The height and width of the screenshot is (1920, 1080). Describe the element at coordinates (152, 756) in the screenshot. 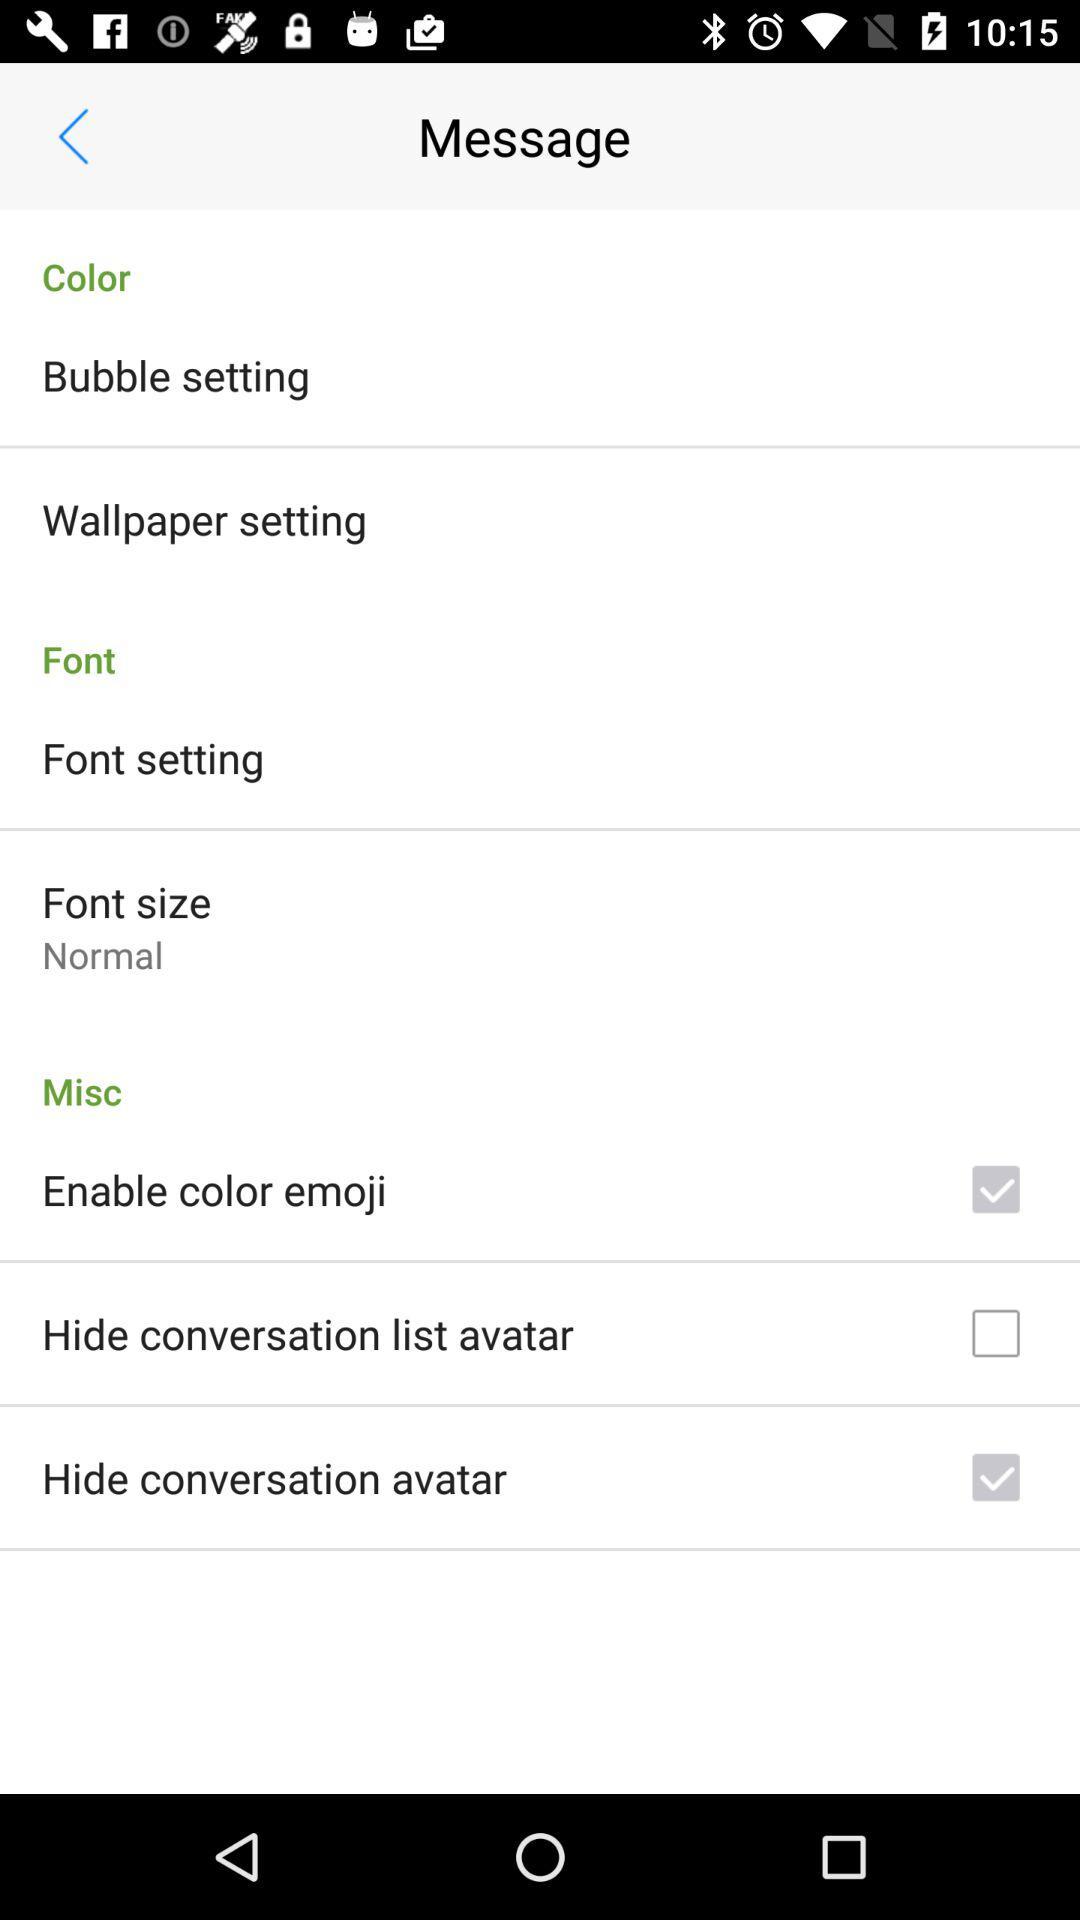

I see `the icon above font size` at that location.